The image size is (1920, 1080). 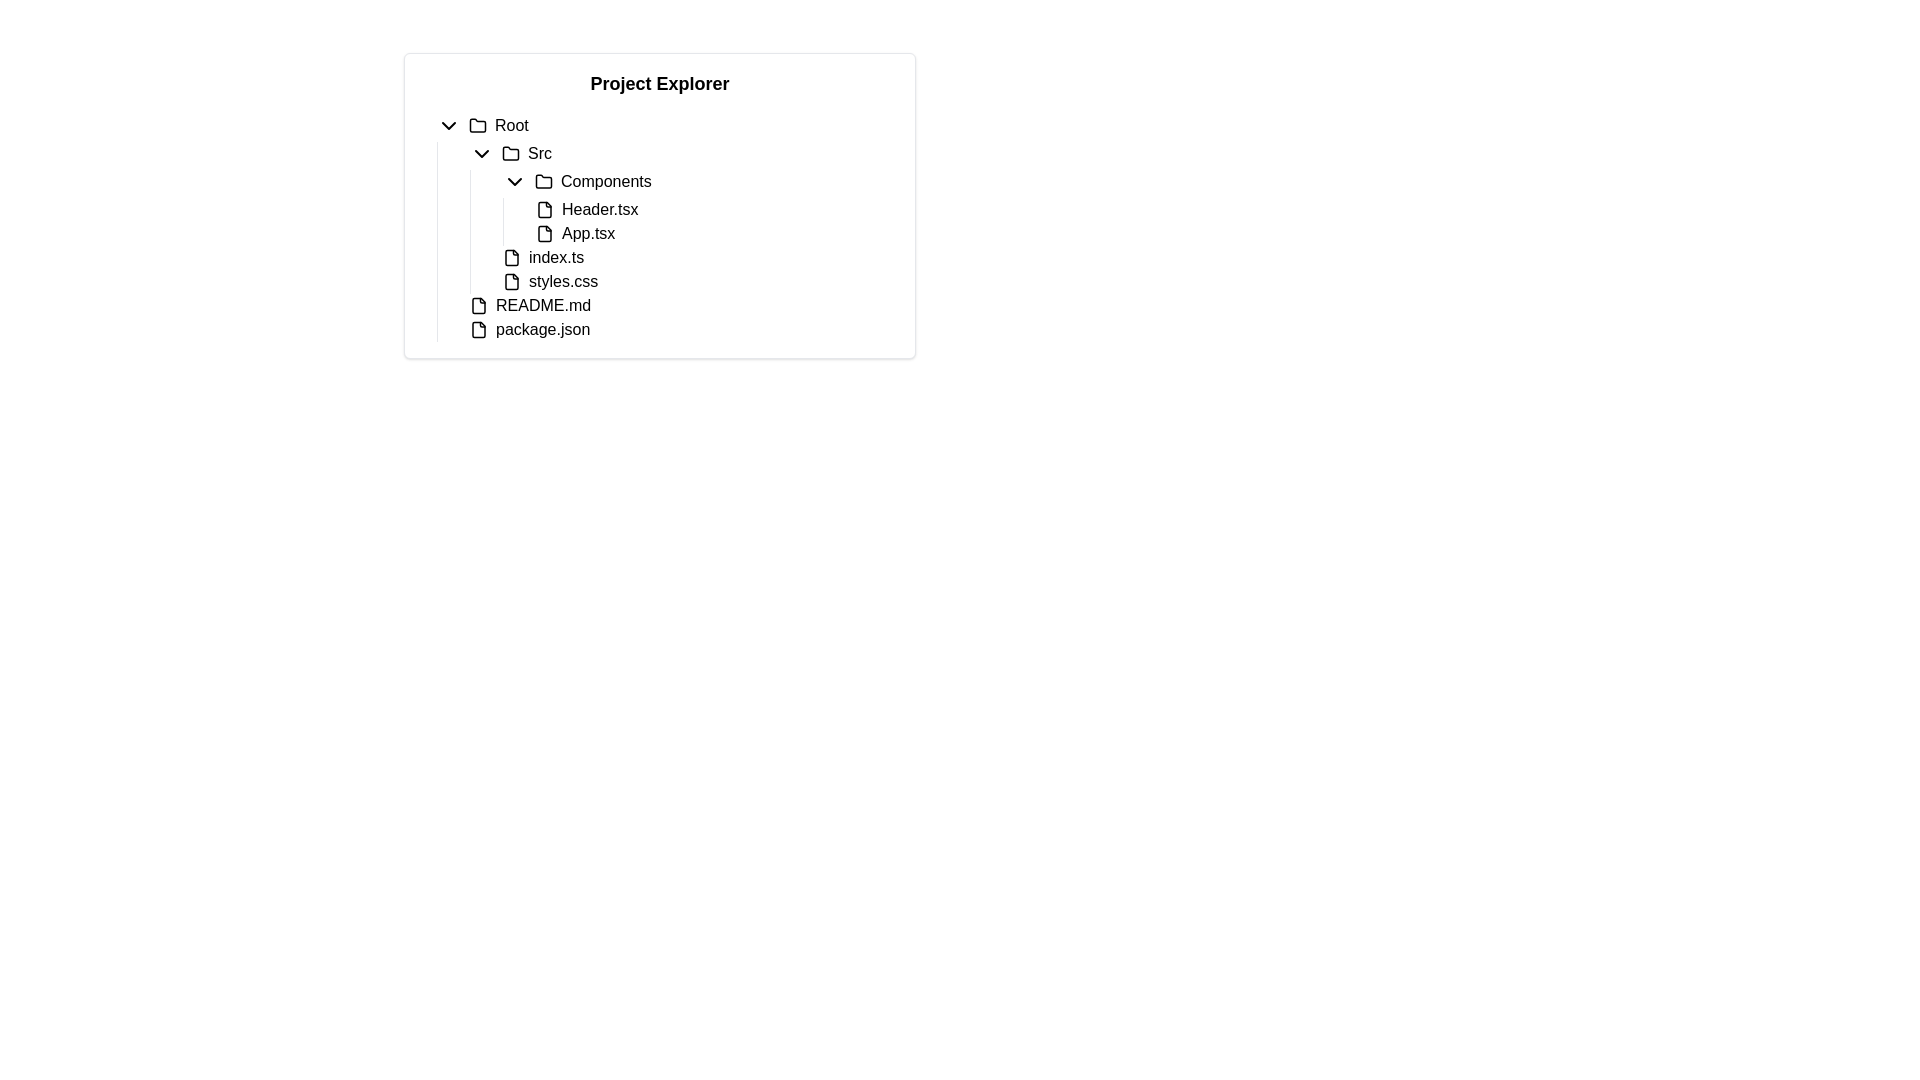 What do you see at coordinates (700, 257) in the screenshot?
I see `the 'index.ts' file item` at bounding box center [700, 257].